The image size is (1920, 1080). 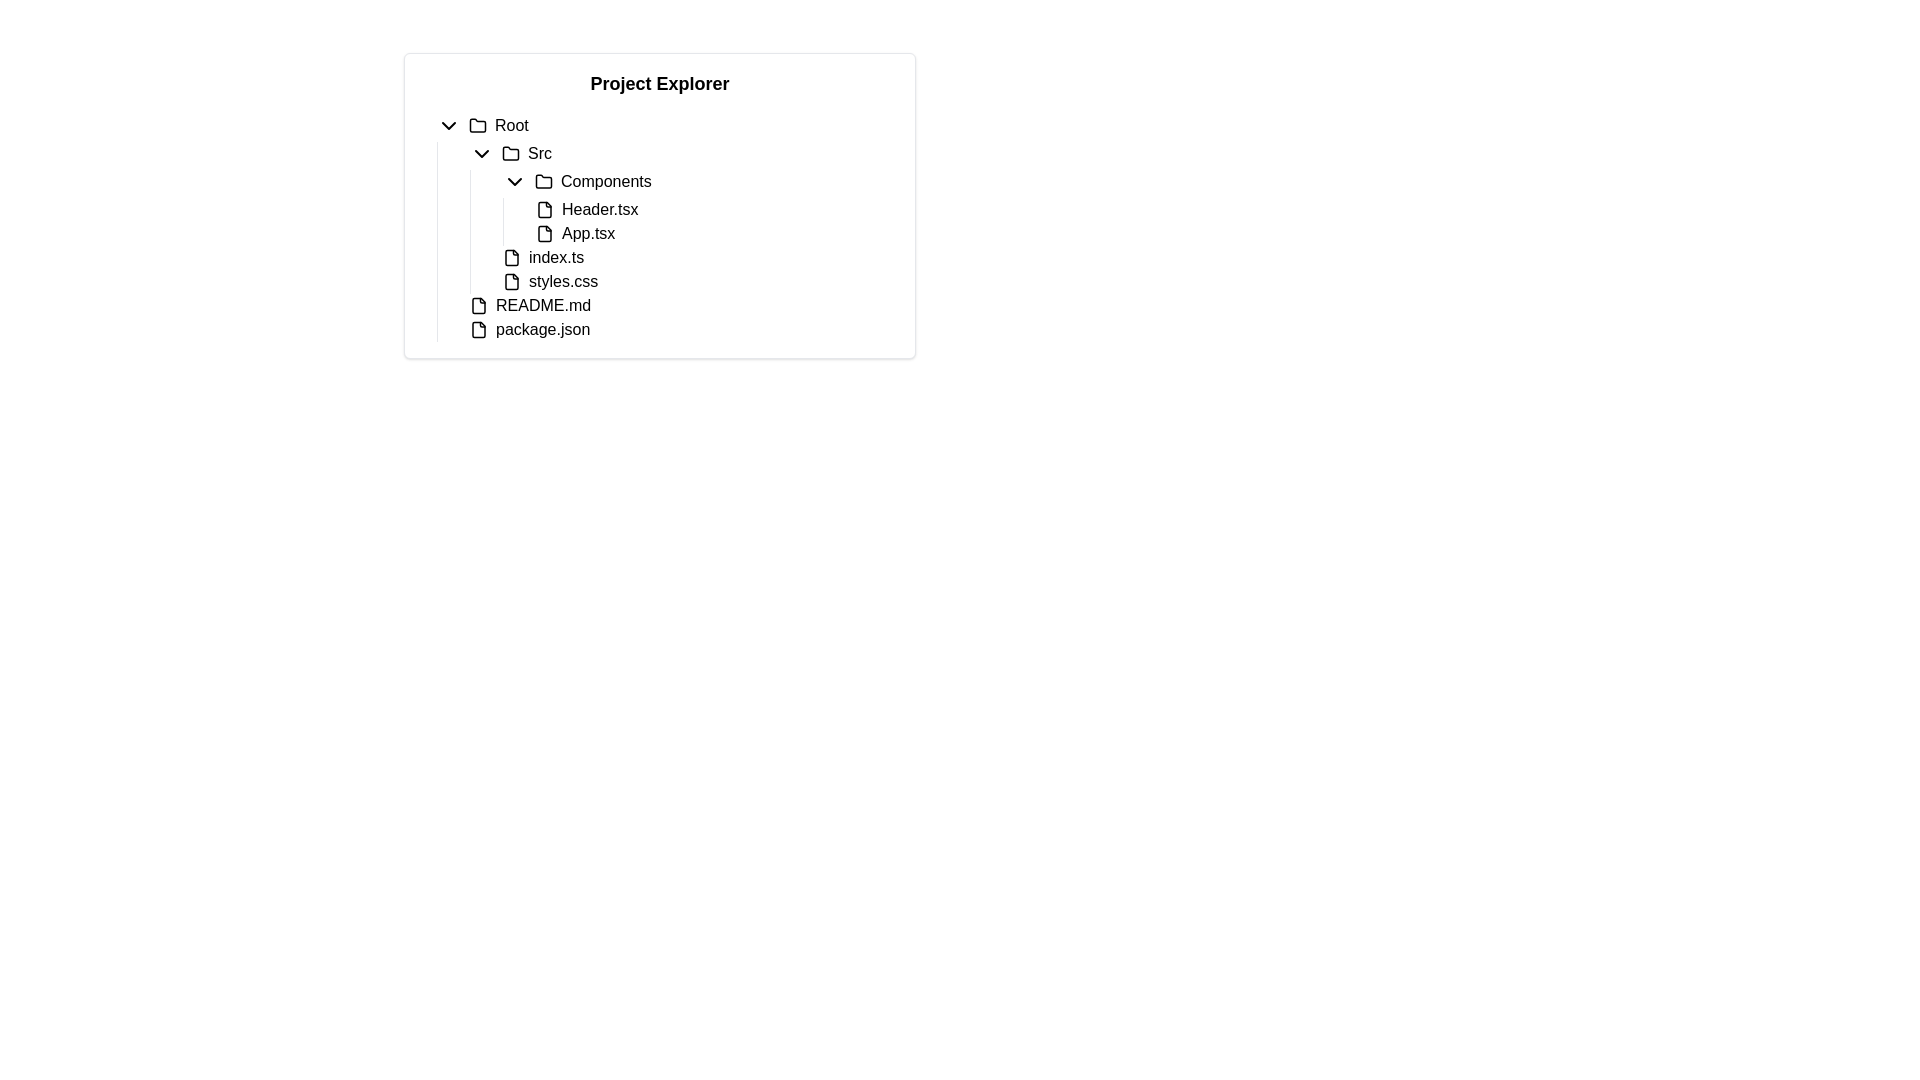 What do you see at coordinates (700, 257) in the screenshot?
I see `the 'index.ts' file item` at bounding box center [700, 257].